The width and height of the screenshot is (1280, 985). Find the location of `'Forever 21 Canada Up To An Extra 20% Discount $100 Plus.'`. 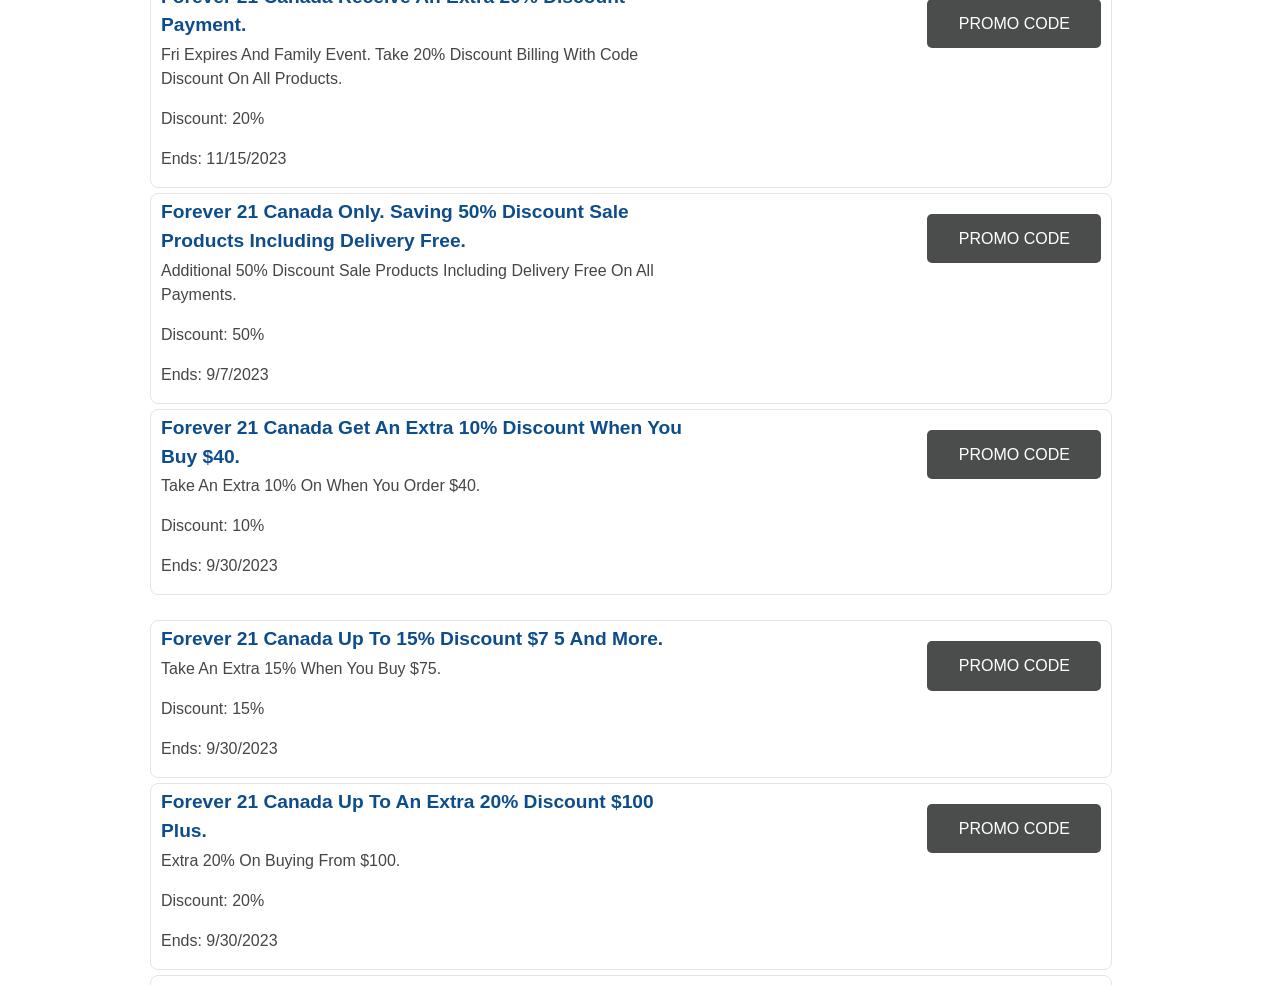

'Forever 21 Canada Up To An Extra 20% Discount $100 Plus.' is located at coordinates (406, 814).